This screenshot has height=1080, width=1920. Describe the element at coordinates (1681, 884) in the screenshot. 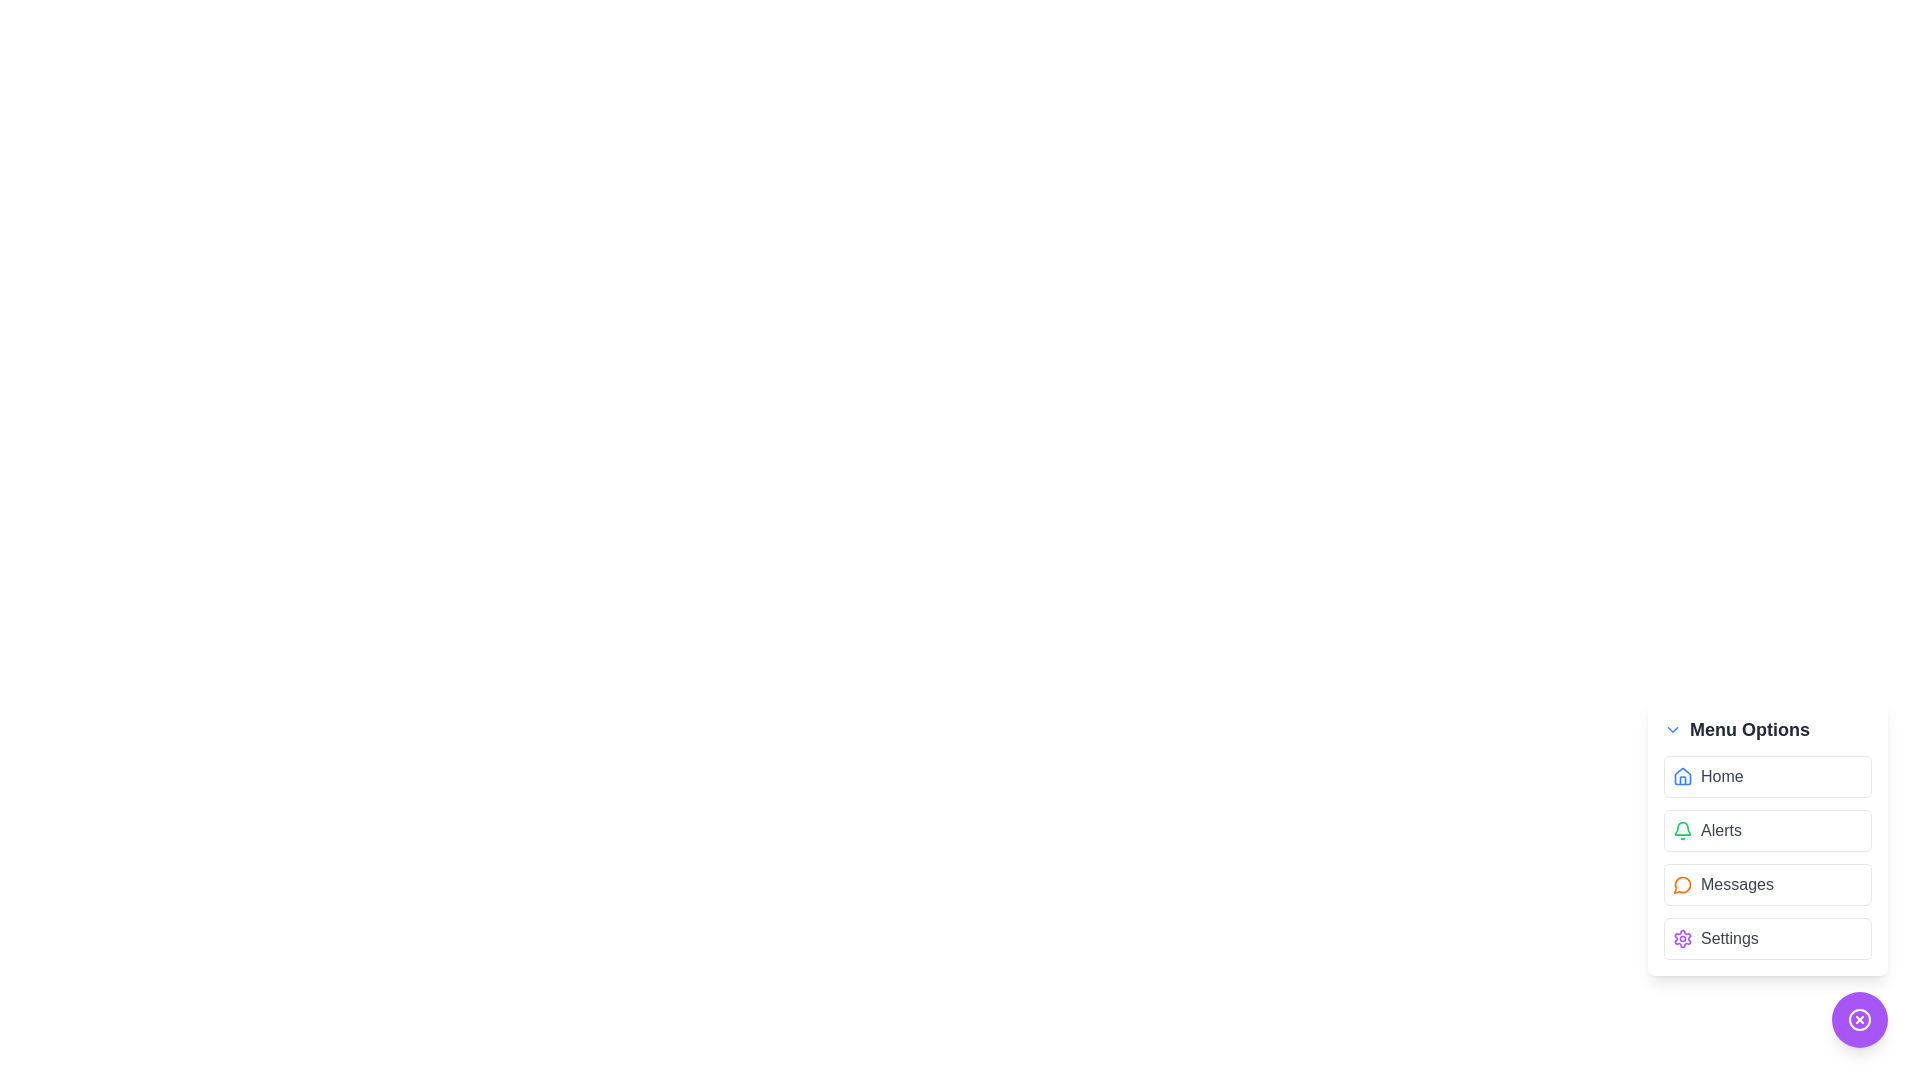

I see `the orange speech bubble icon located in the 'Messages' menu option, which is the third item in the vertical 'Menu Options'` at that location.